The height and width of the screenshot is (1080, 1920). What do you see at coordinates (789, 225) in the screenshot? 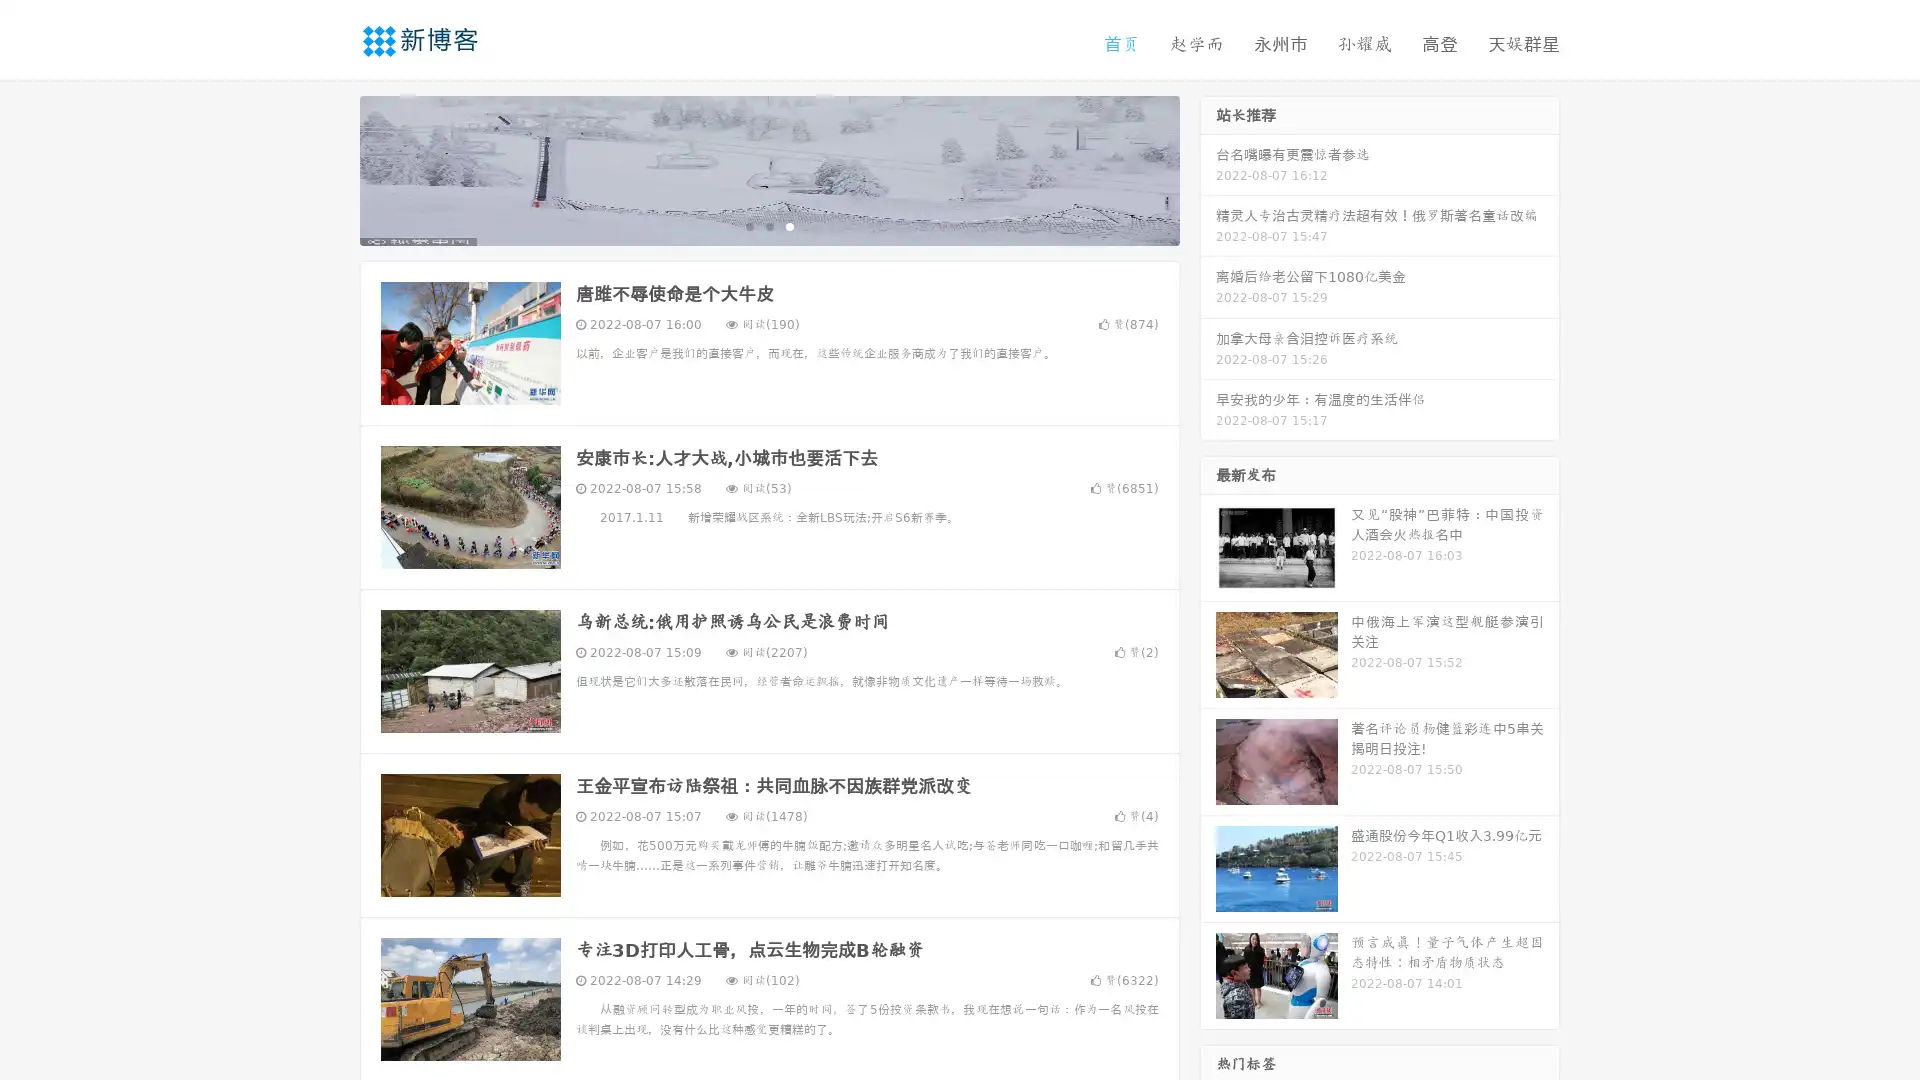
I see `Go to slide 3` at bounding box center [789, 225].